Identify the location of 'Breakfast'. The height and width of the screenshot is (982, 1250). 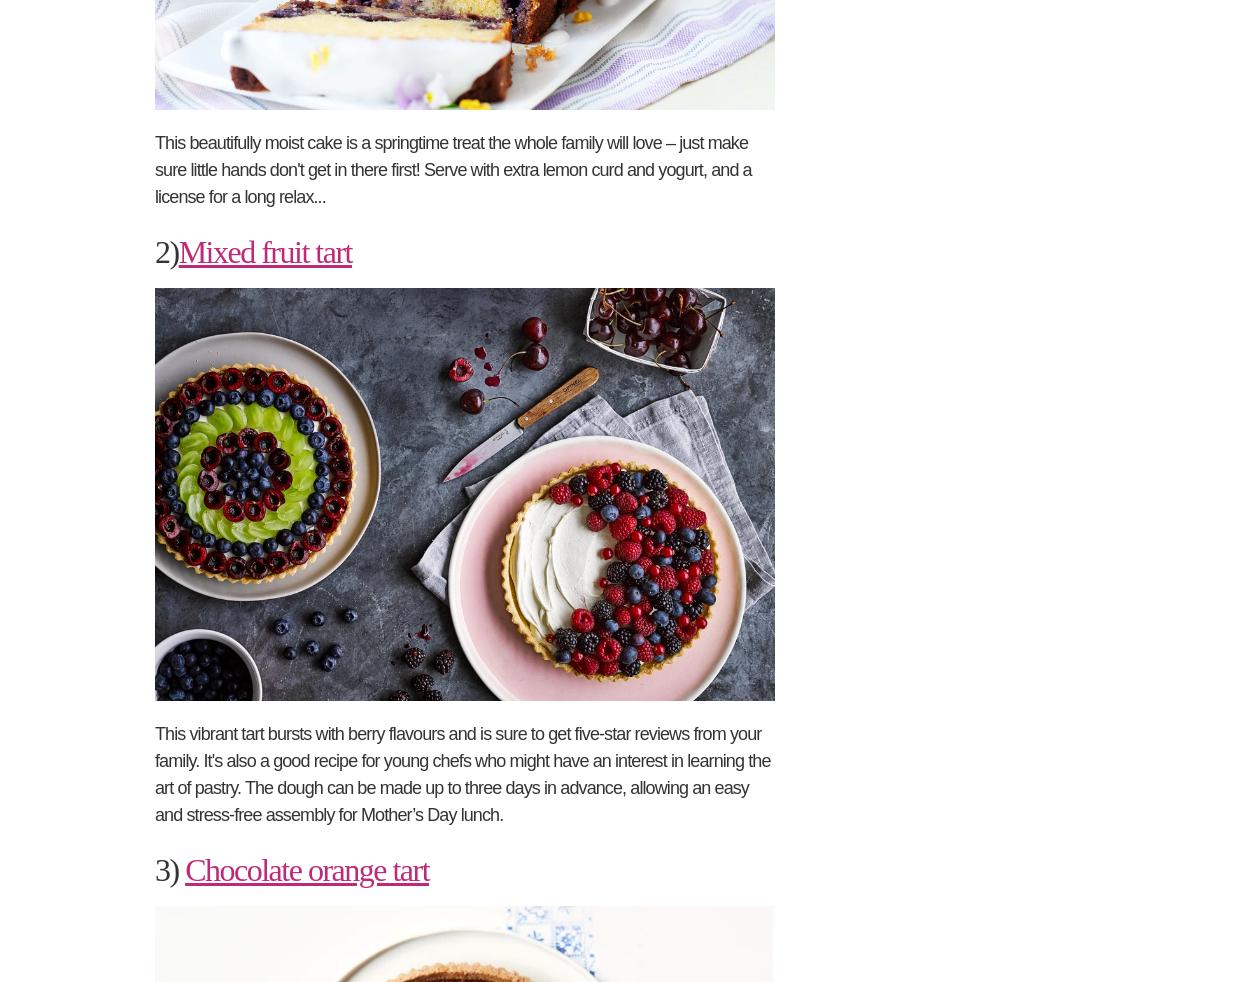
(183, 316).